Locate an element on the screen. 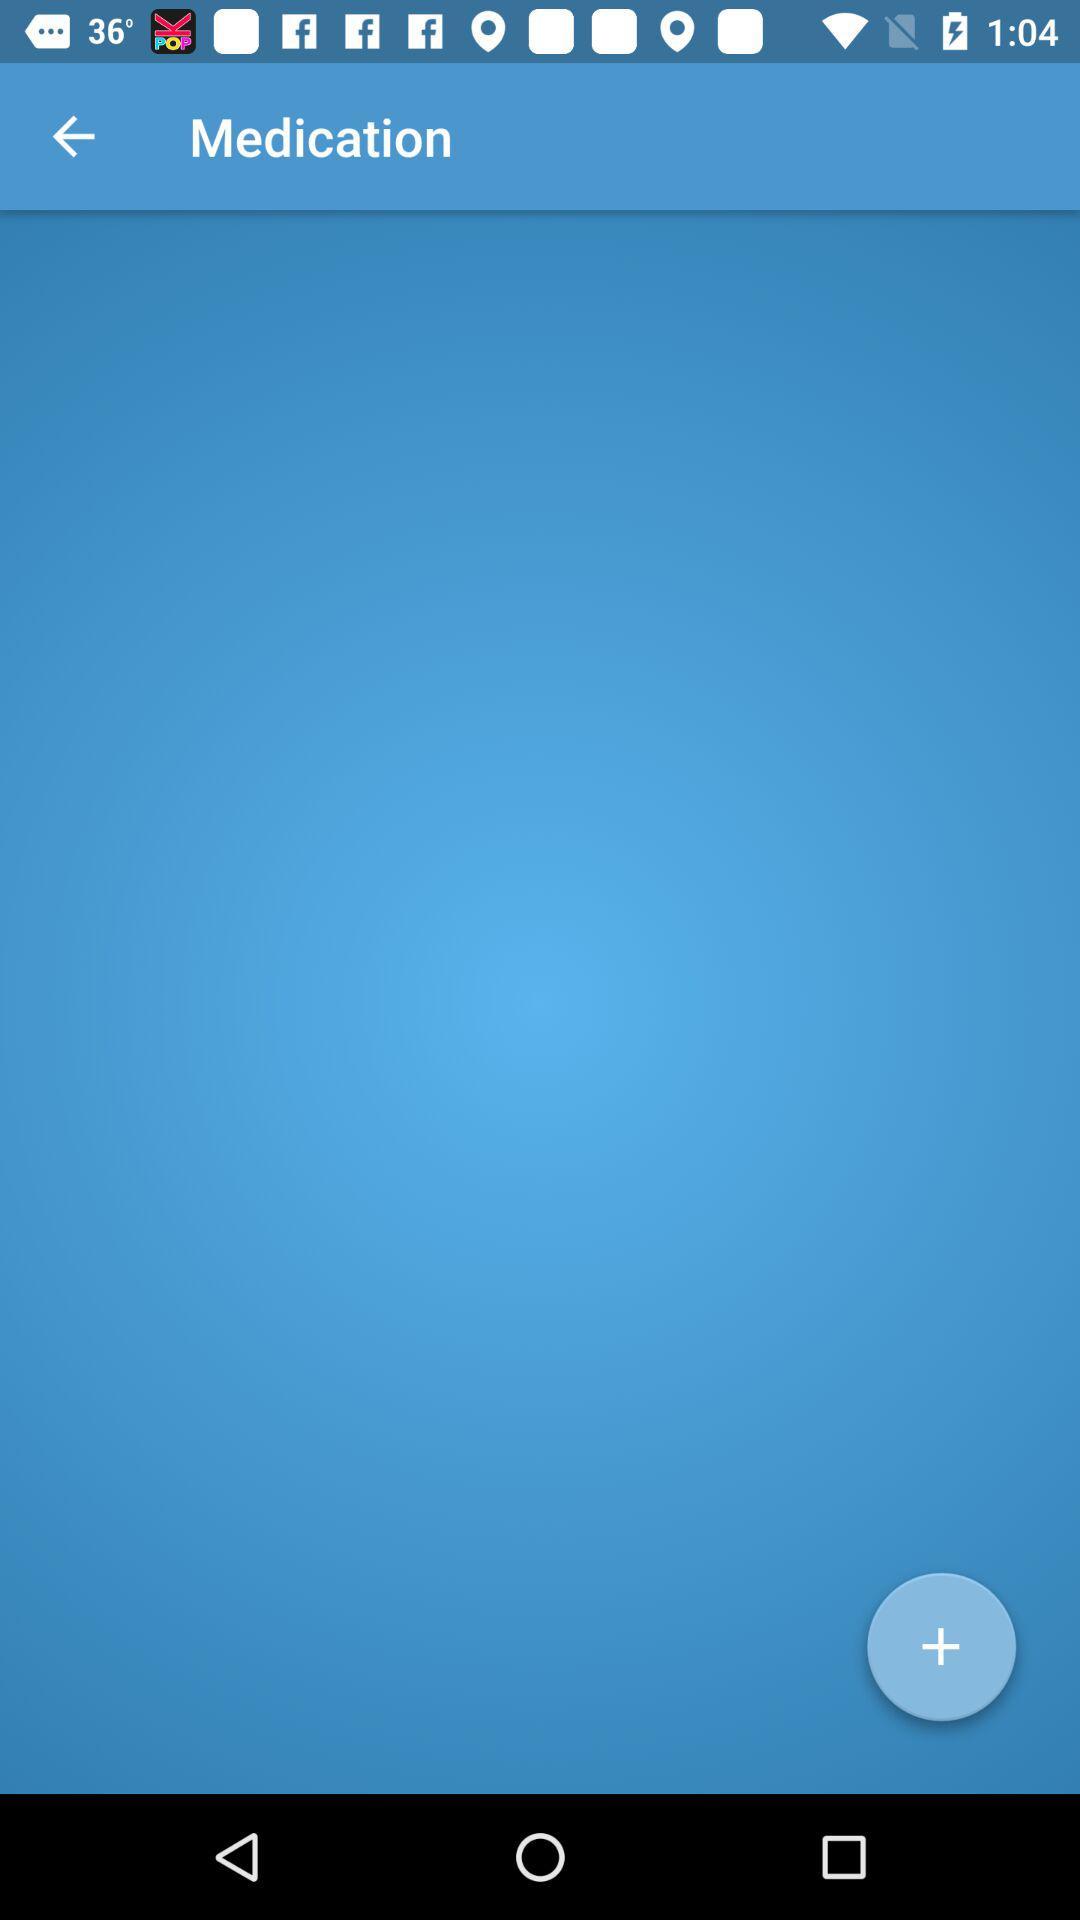 This screenshot has width=1080, height=1920. icon at the center is located at coordinates (540, 1002).